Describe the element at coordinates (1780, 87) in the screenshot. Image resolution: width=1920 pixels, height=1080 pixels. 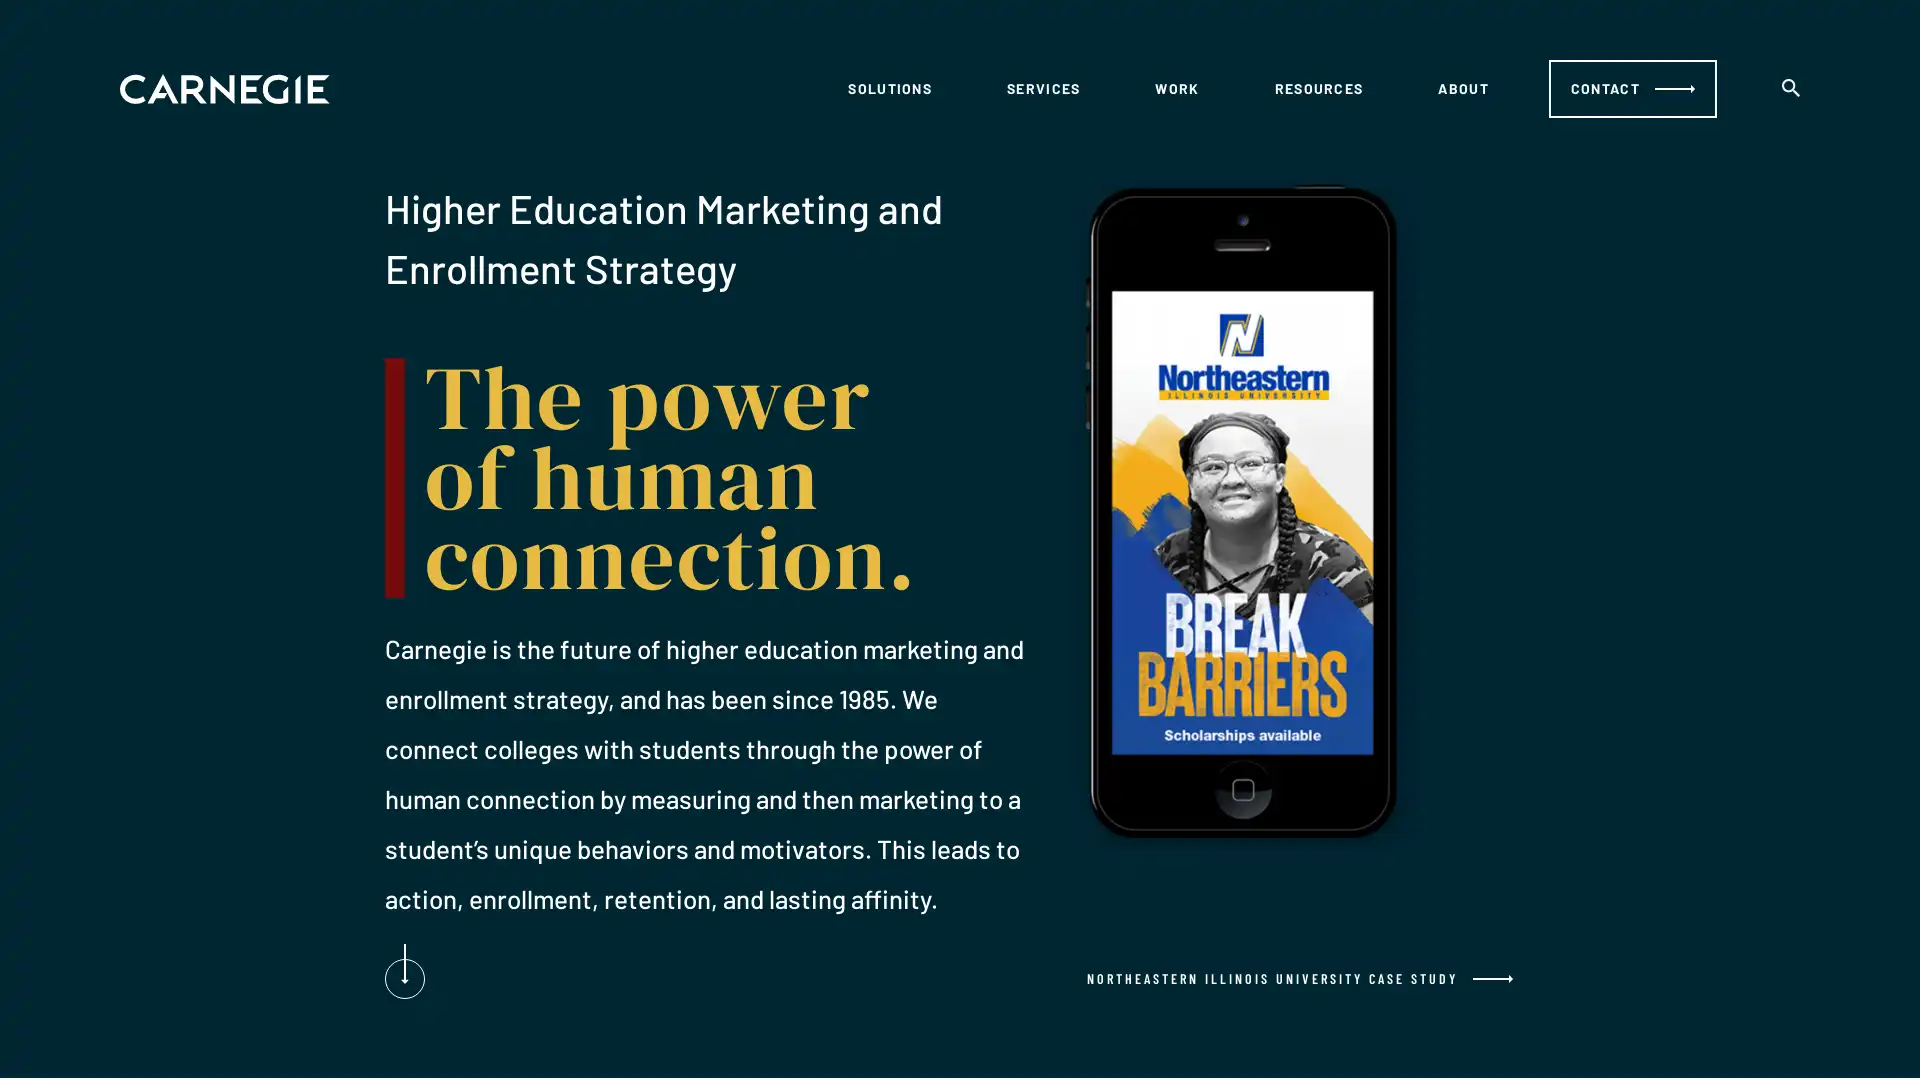
I see `search` at that location.